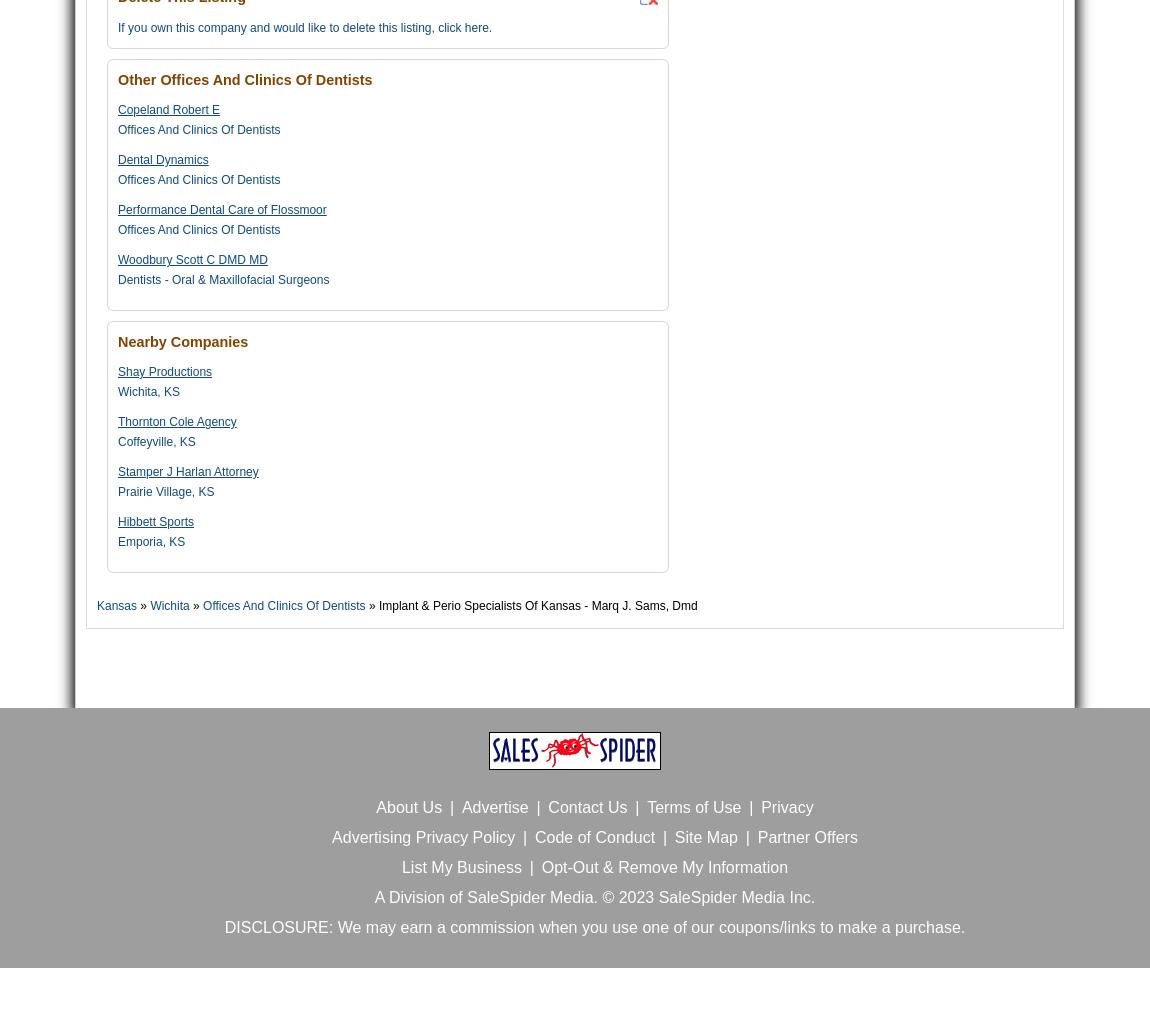 This screenshot has height=1010, width=1150. What do you see at coordinates (494, 807) in the screenshot?
I see `'Advertise'` at bounding box center [494, 807].